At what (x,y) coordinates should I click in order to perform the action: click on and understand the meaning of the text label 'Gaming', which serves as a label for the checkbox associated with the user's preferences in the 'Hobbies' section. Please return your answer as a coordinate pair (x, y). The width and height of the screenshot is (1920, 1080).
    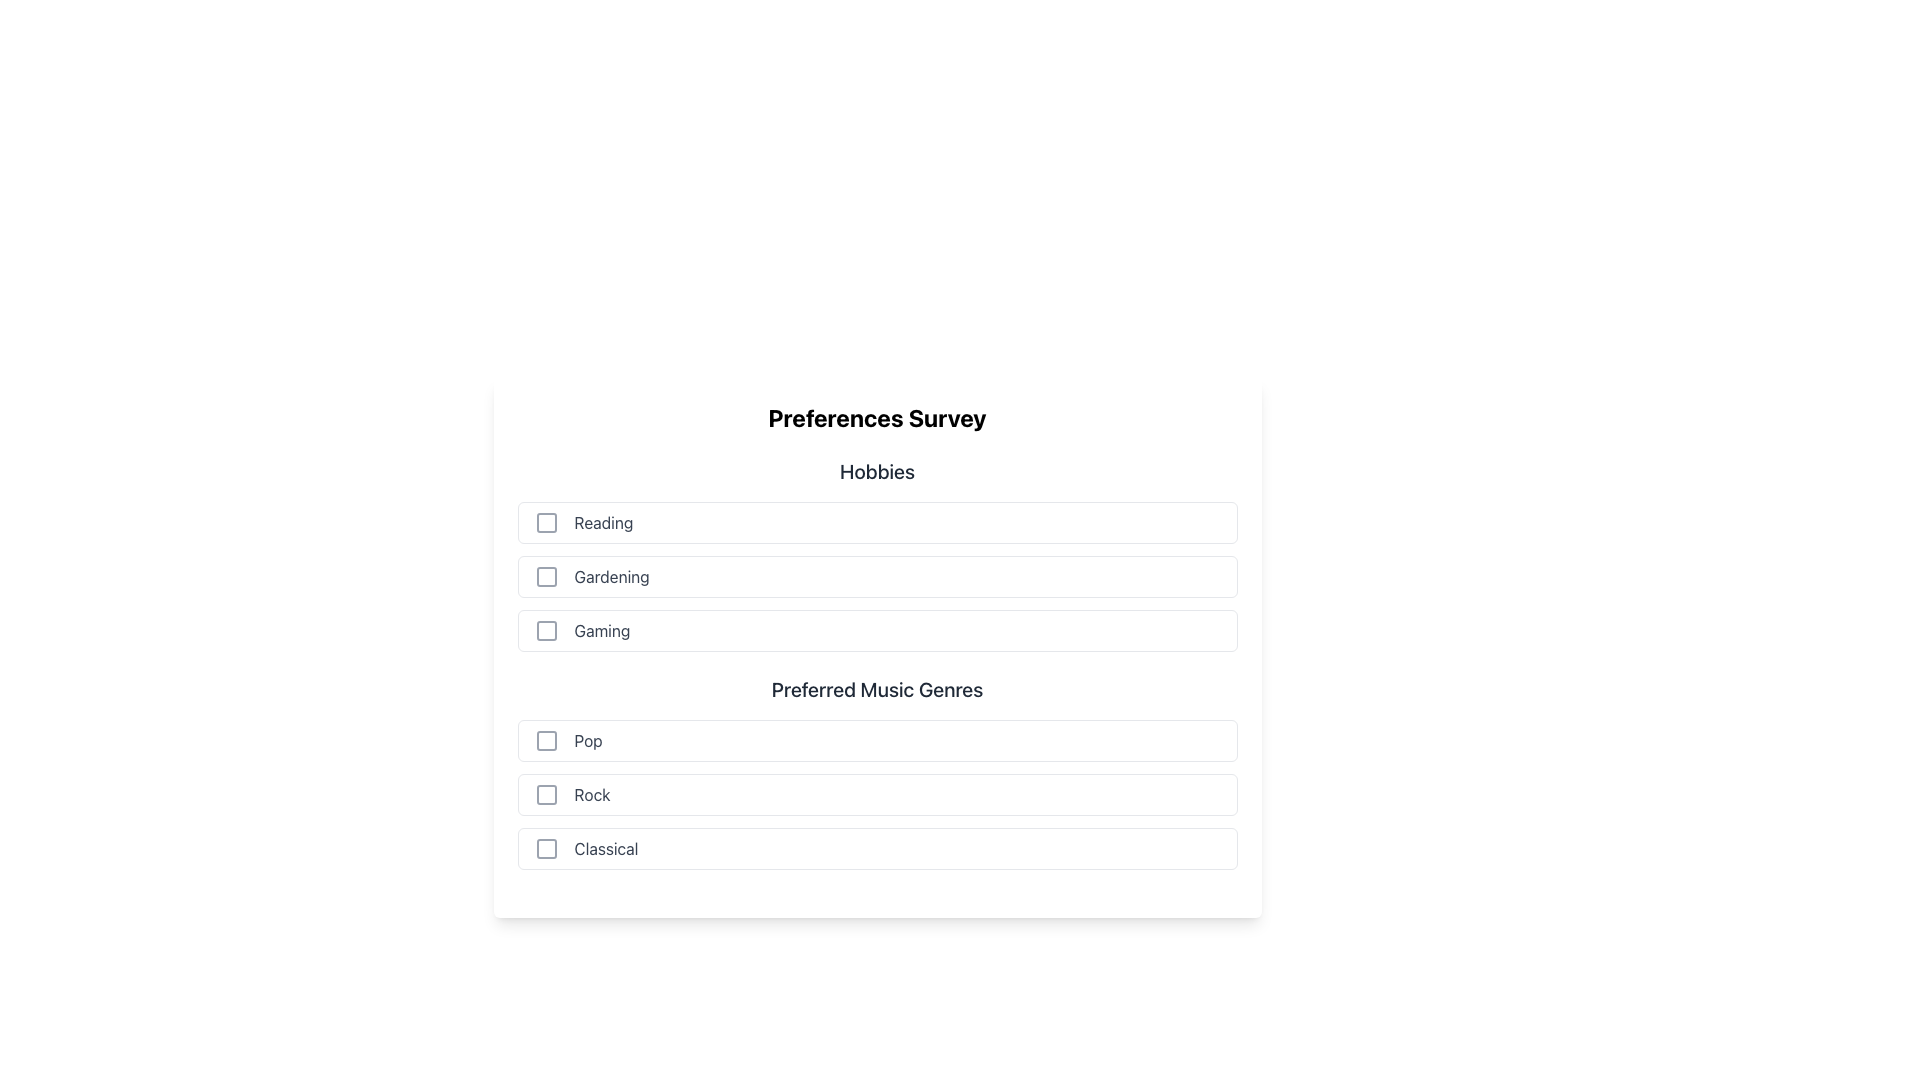
    Looking at the image, I should click on (601, 631).